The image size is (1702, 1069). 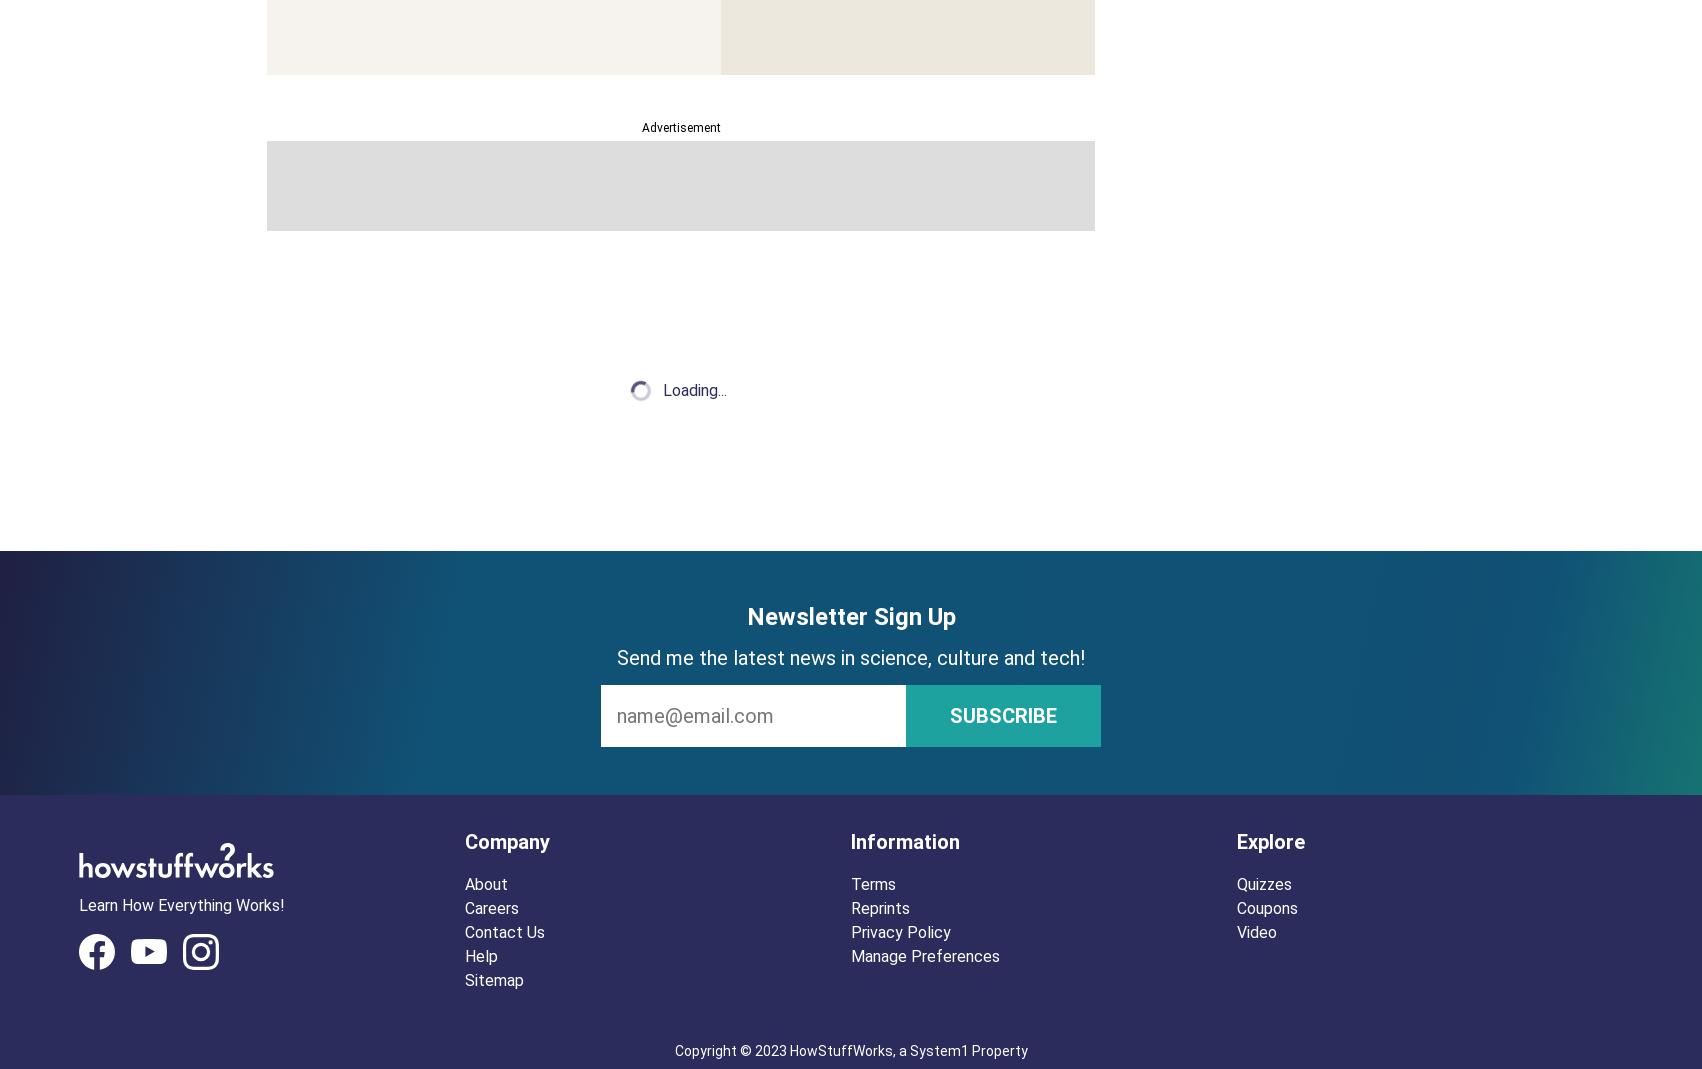 I want to click on 'Astrophysicist and science promoter Neil deGrasse Tyson is the director of the Hayden Planetarium, but that's just the tip of his accomplishments.', so click(x=675, y=928).